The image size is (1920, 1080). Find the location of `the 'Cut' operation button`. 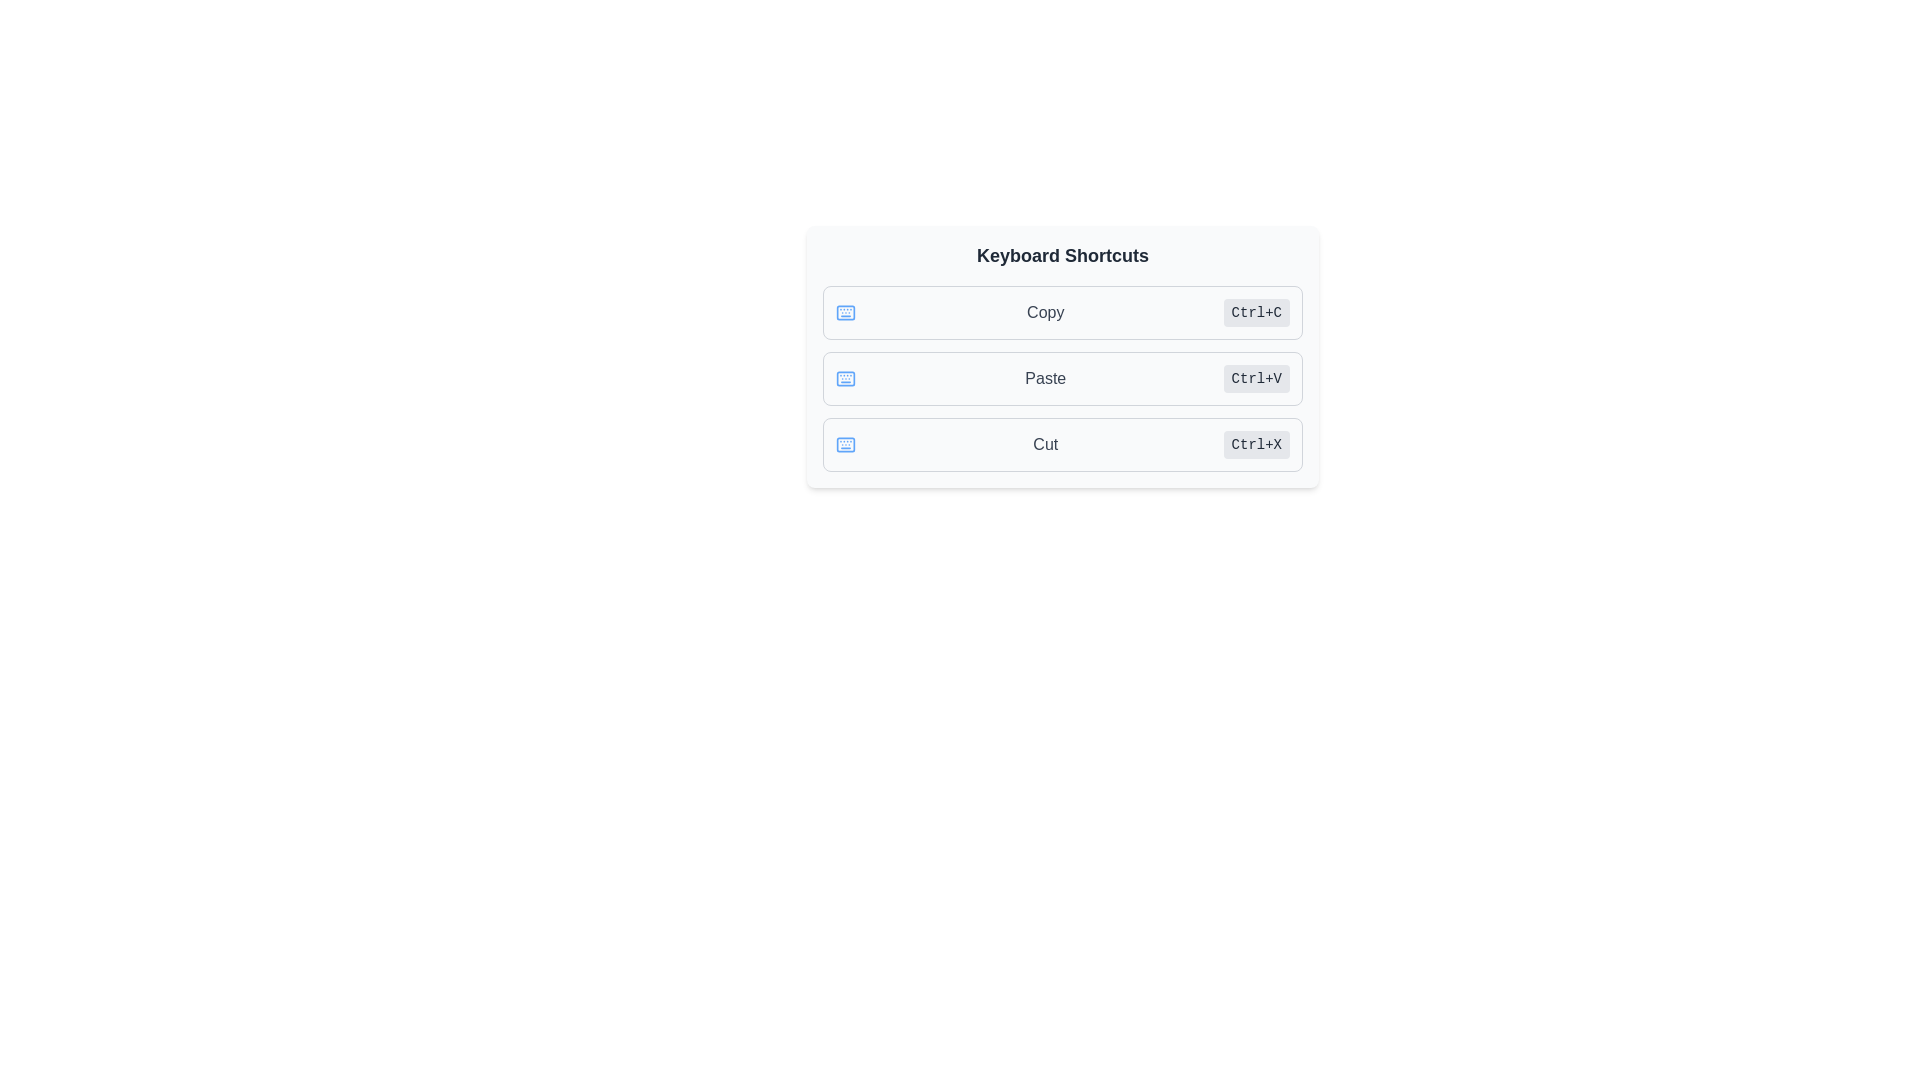

the 'Cut' operation button is located at coordinates (1061, 443).